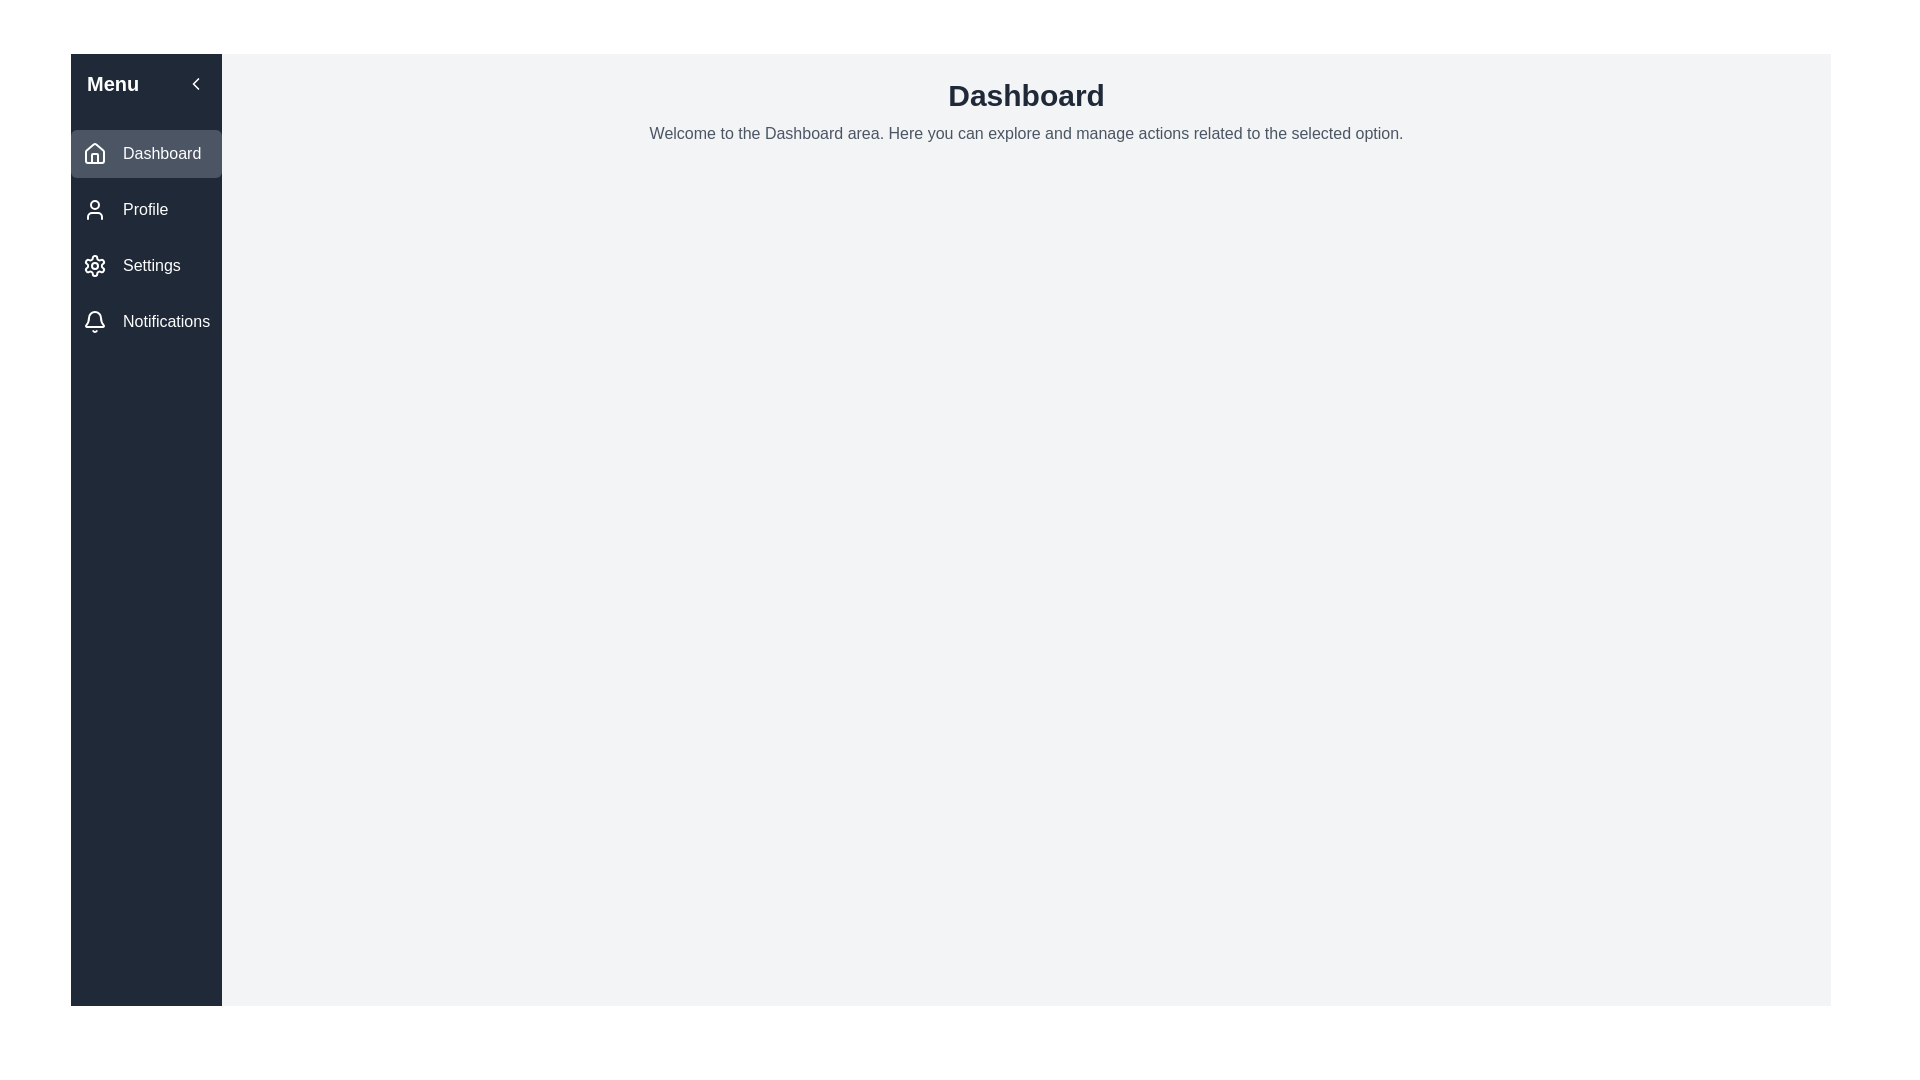  Describe the element at coordinates (150, 265) in the screenshot. I see `the 'Settings' text label in the navigation menu, which is located beneath 'Profile' and above 'Notifications' in the sidebar` at that location.